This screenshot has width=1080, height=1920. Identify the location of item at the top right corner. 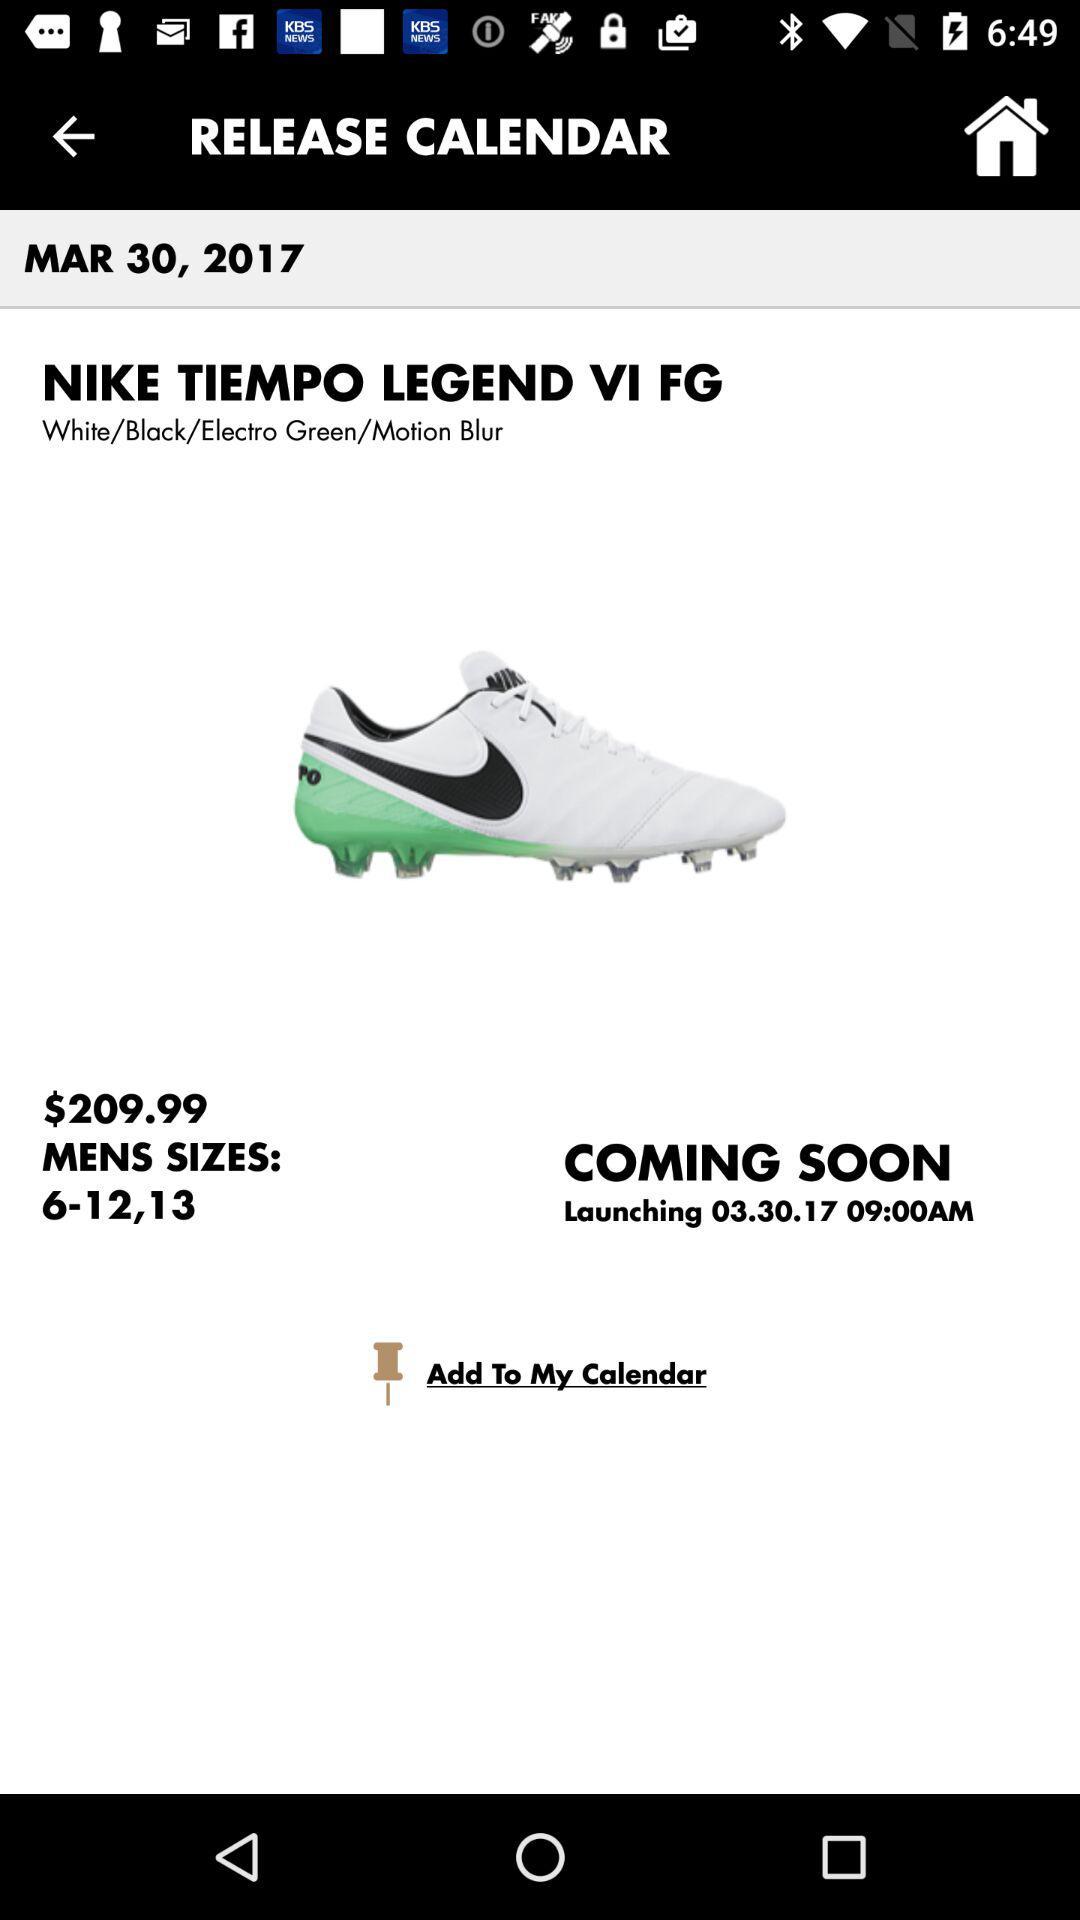
(1006, 135).